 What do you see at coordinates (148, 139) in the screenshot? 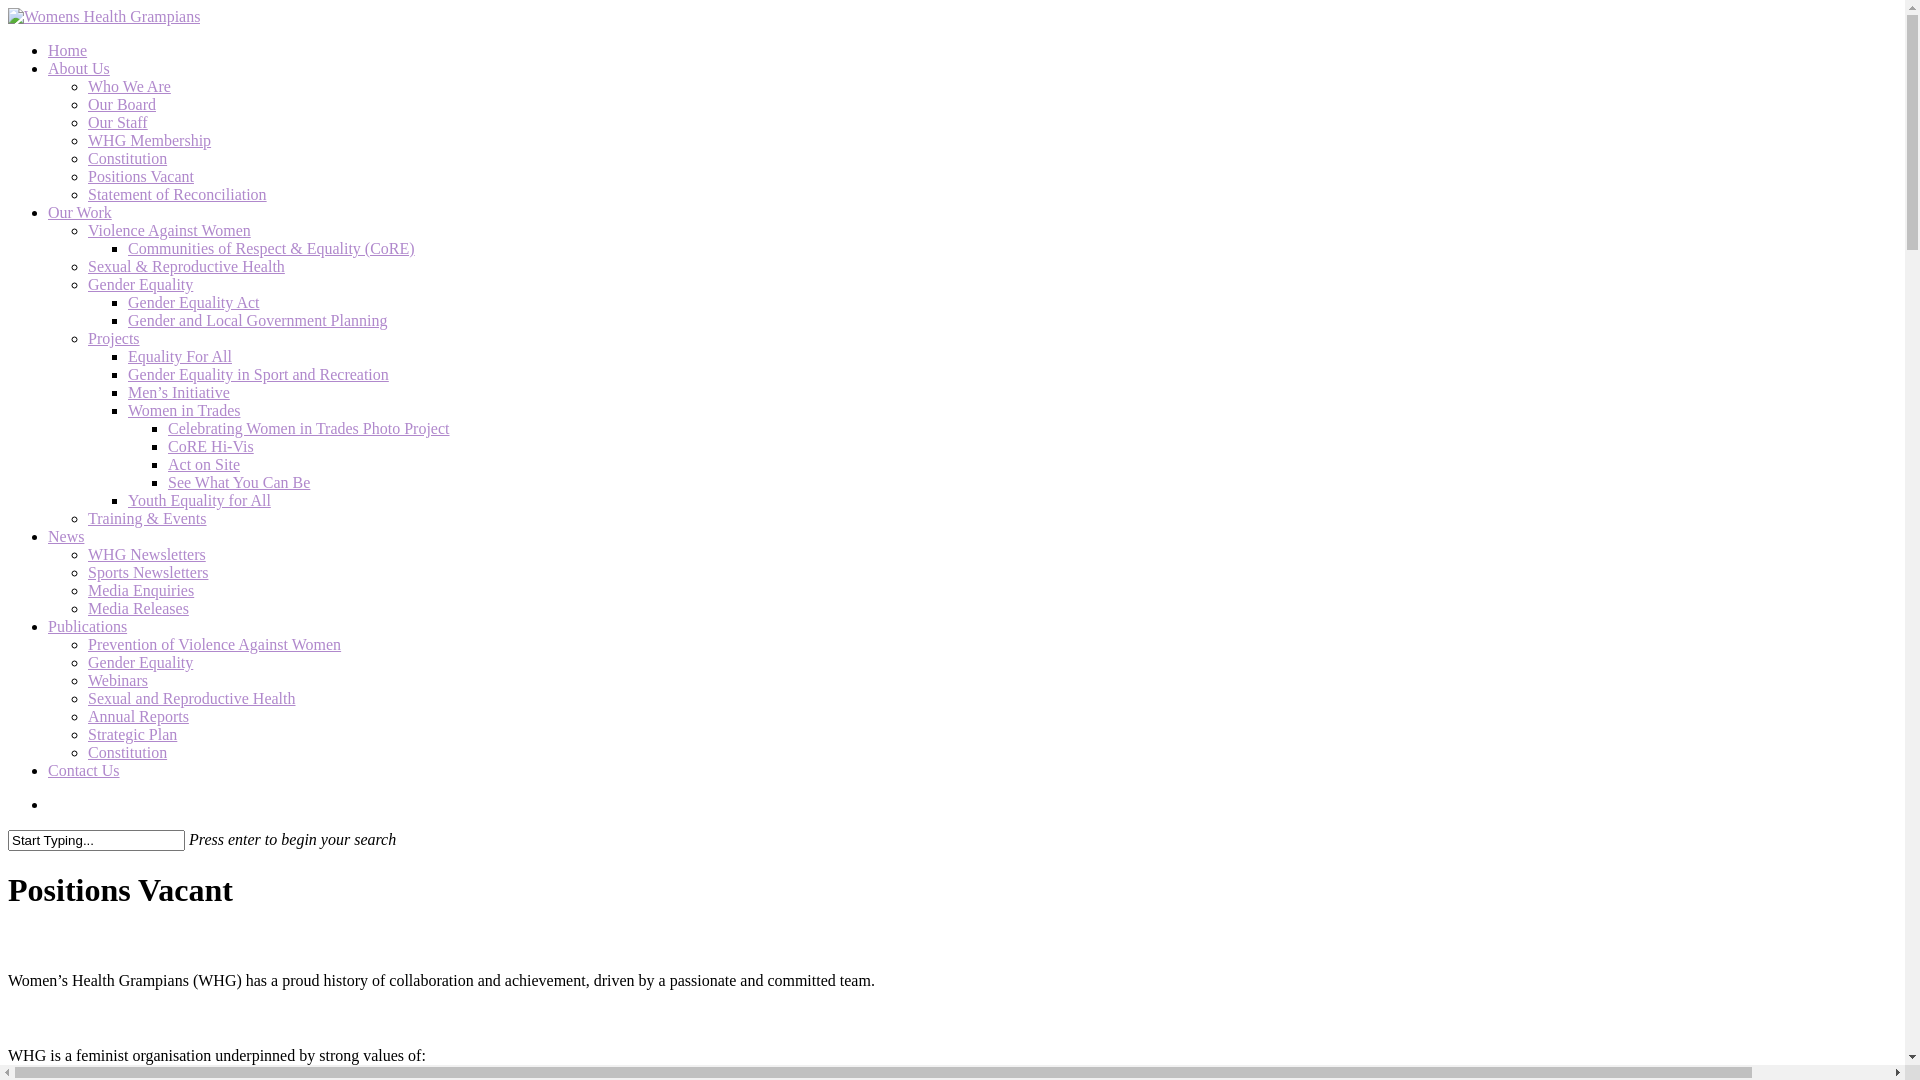
I see `'WHG Membership'` at bounding box center [148, 139].